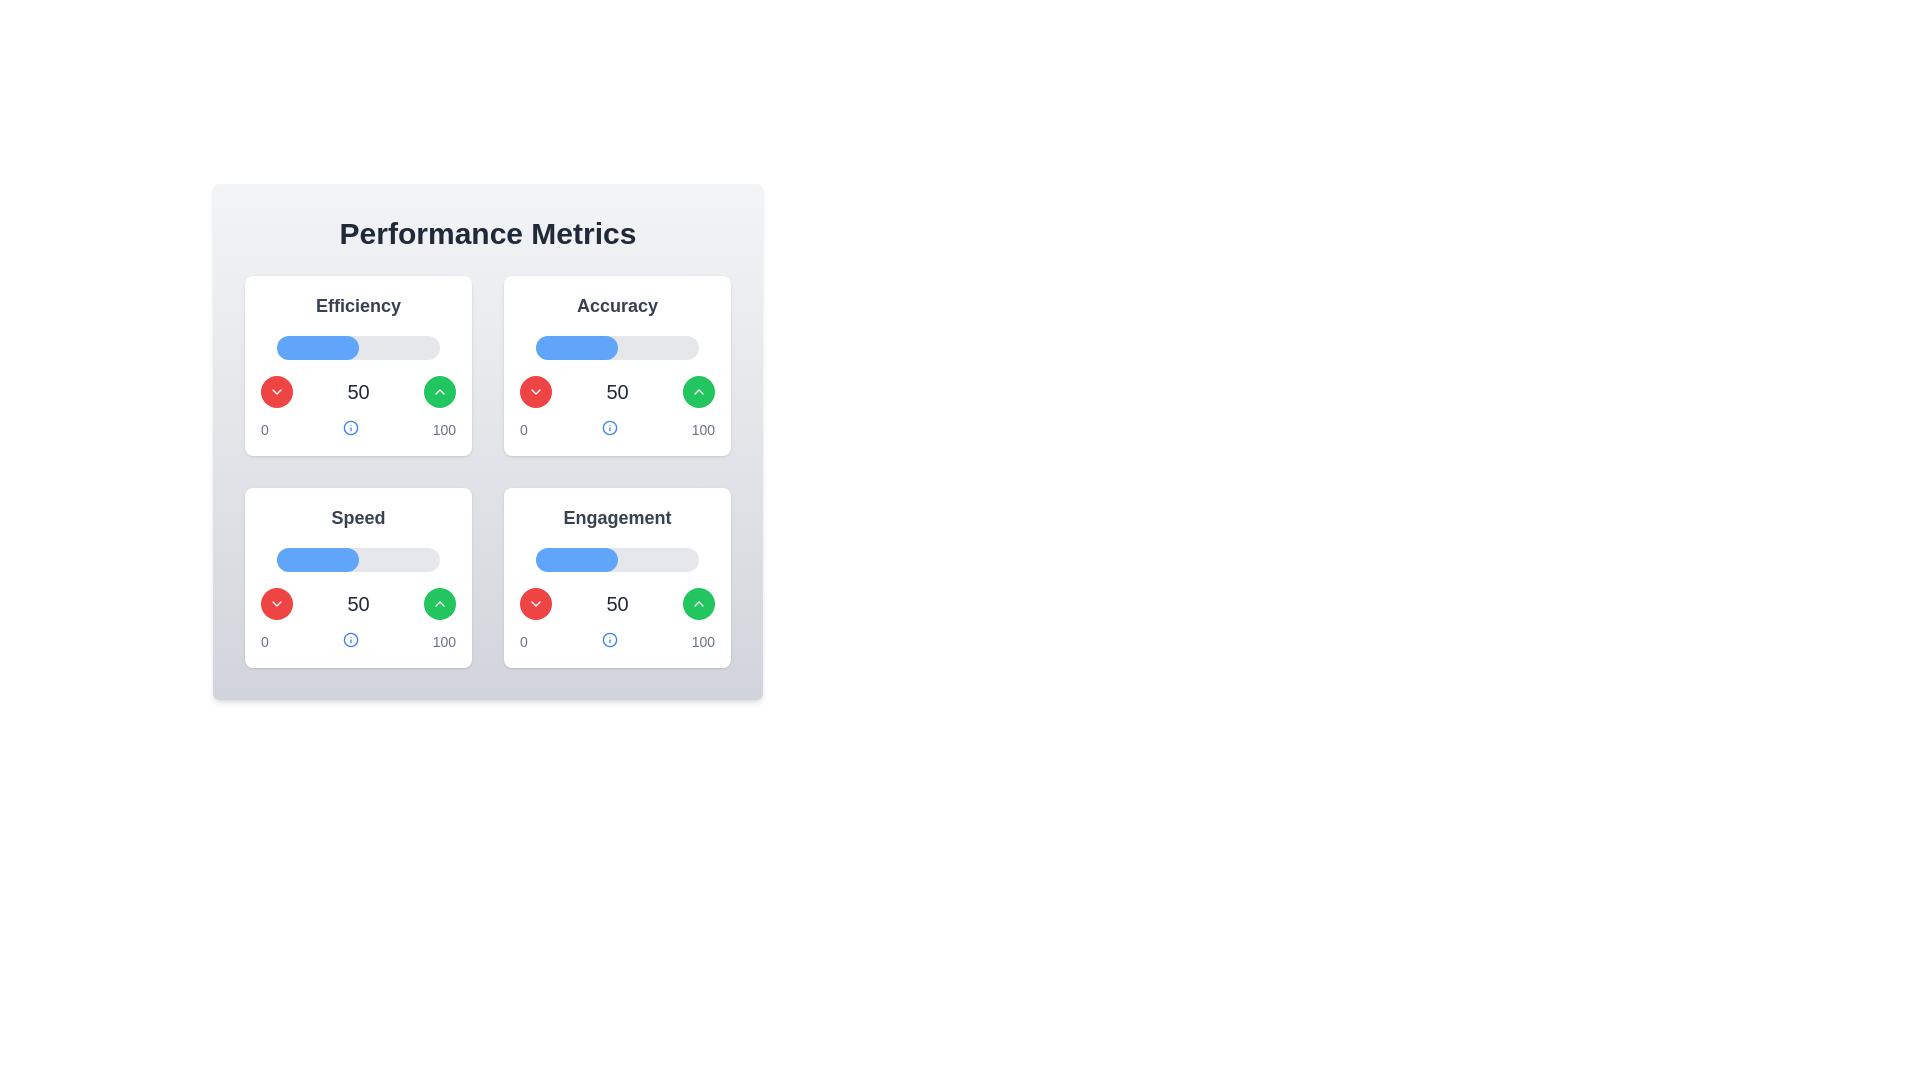  Describe the element at coordinates (350, 640) in the screenshot. I see `the informational icon located in the bottom-left card under 'Speed'` at that location.